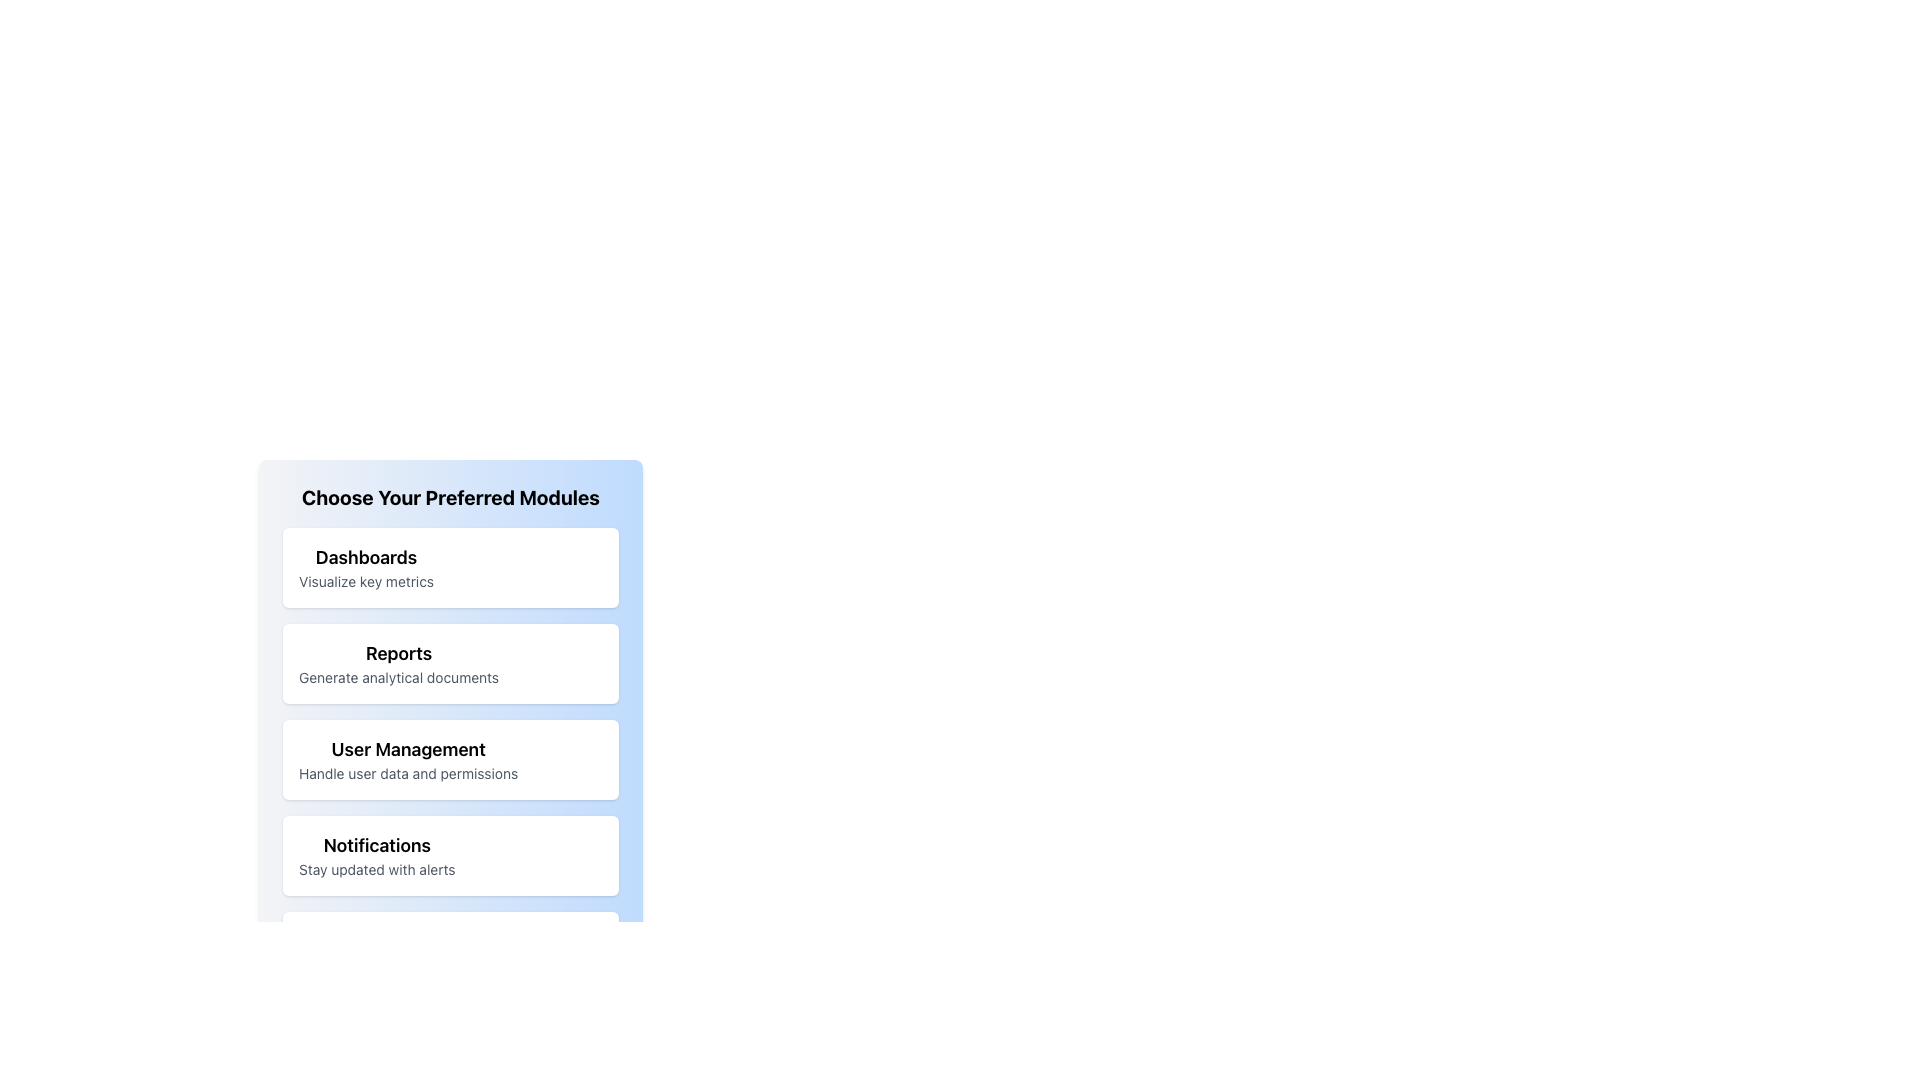  Describe the element at coordinates (450, 759) in the screenshot. I see `the 'User Management' List Item, which is the third option in the vertically stacked list of modules within the 'Choose Your Preferred Modules' card` at that location.